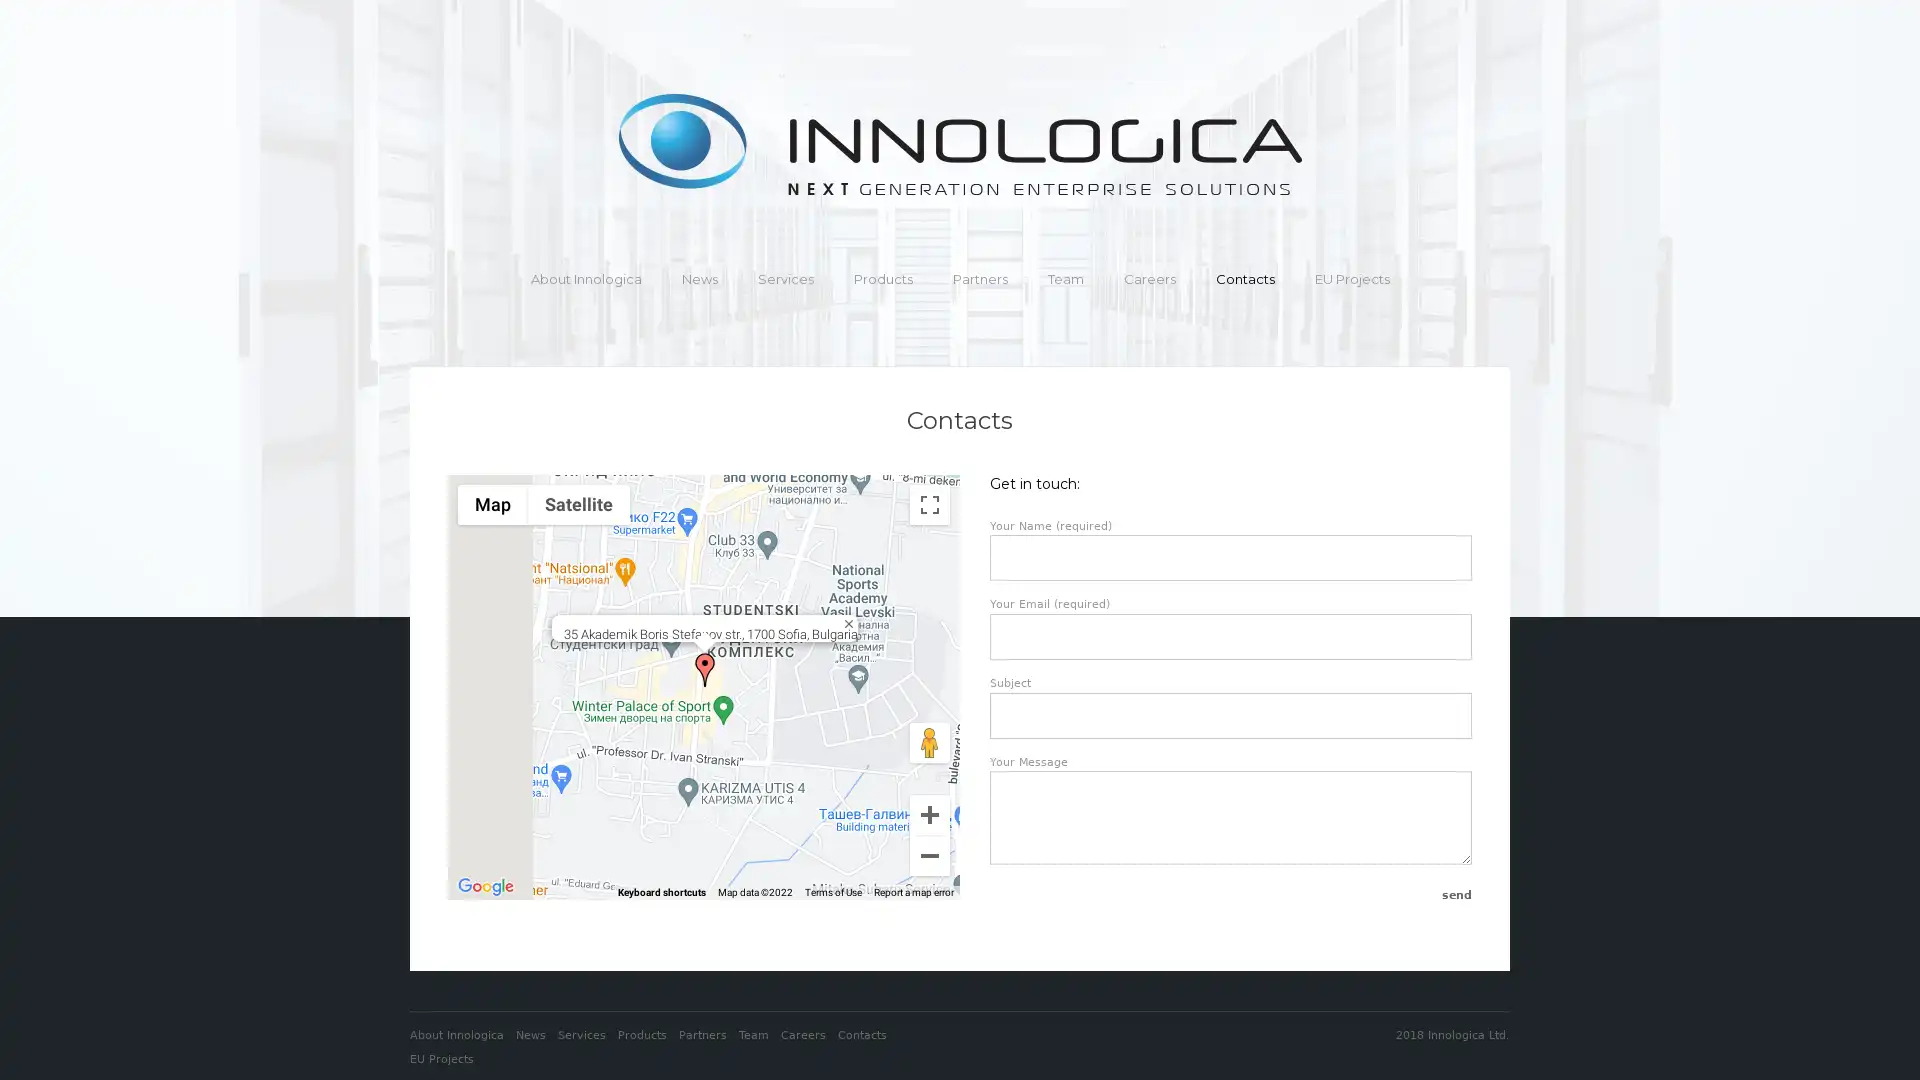 The image size is (1920, 1080). I want to click on Close, so click(849, 623).